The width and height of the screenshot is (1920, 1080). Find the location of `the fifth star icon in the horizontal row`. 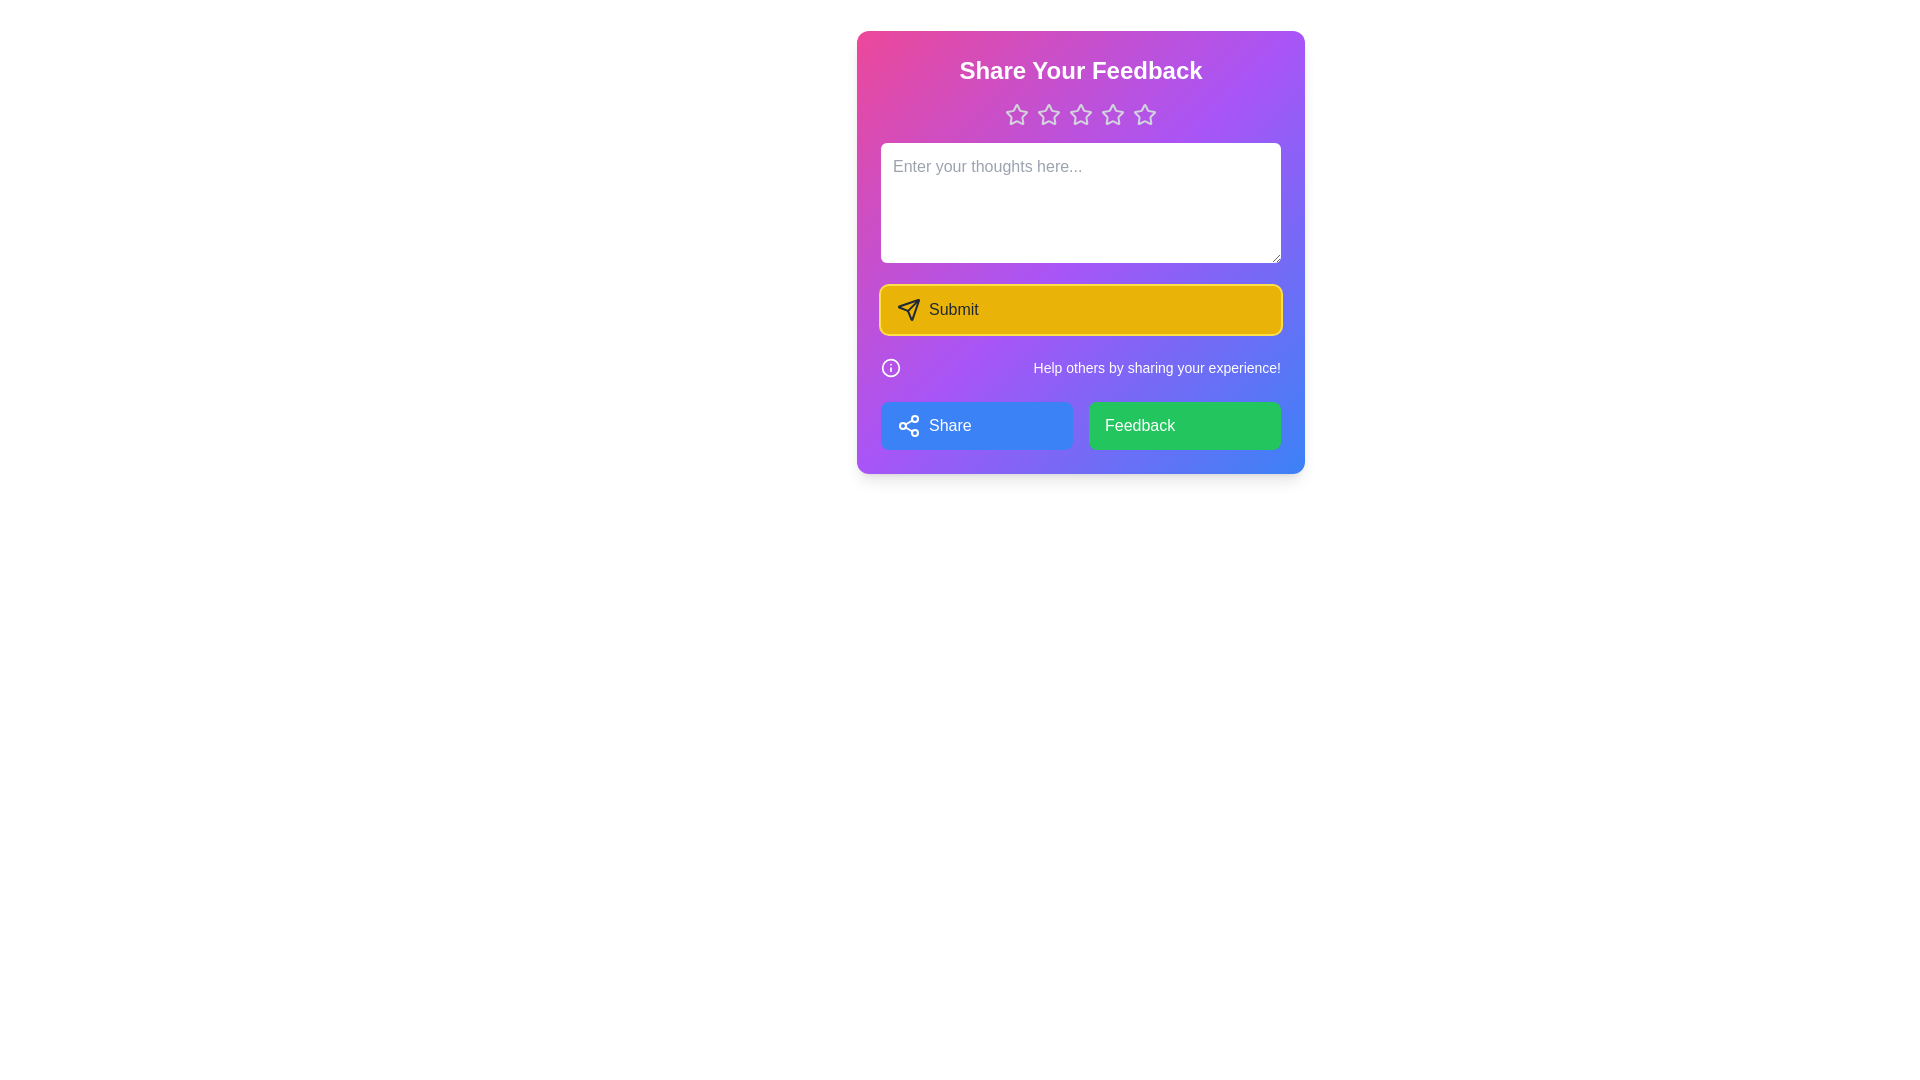

the fifth star icon in the horizontal row is located at coordinates (1145, 115).